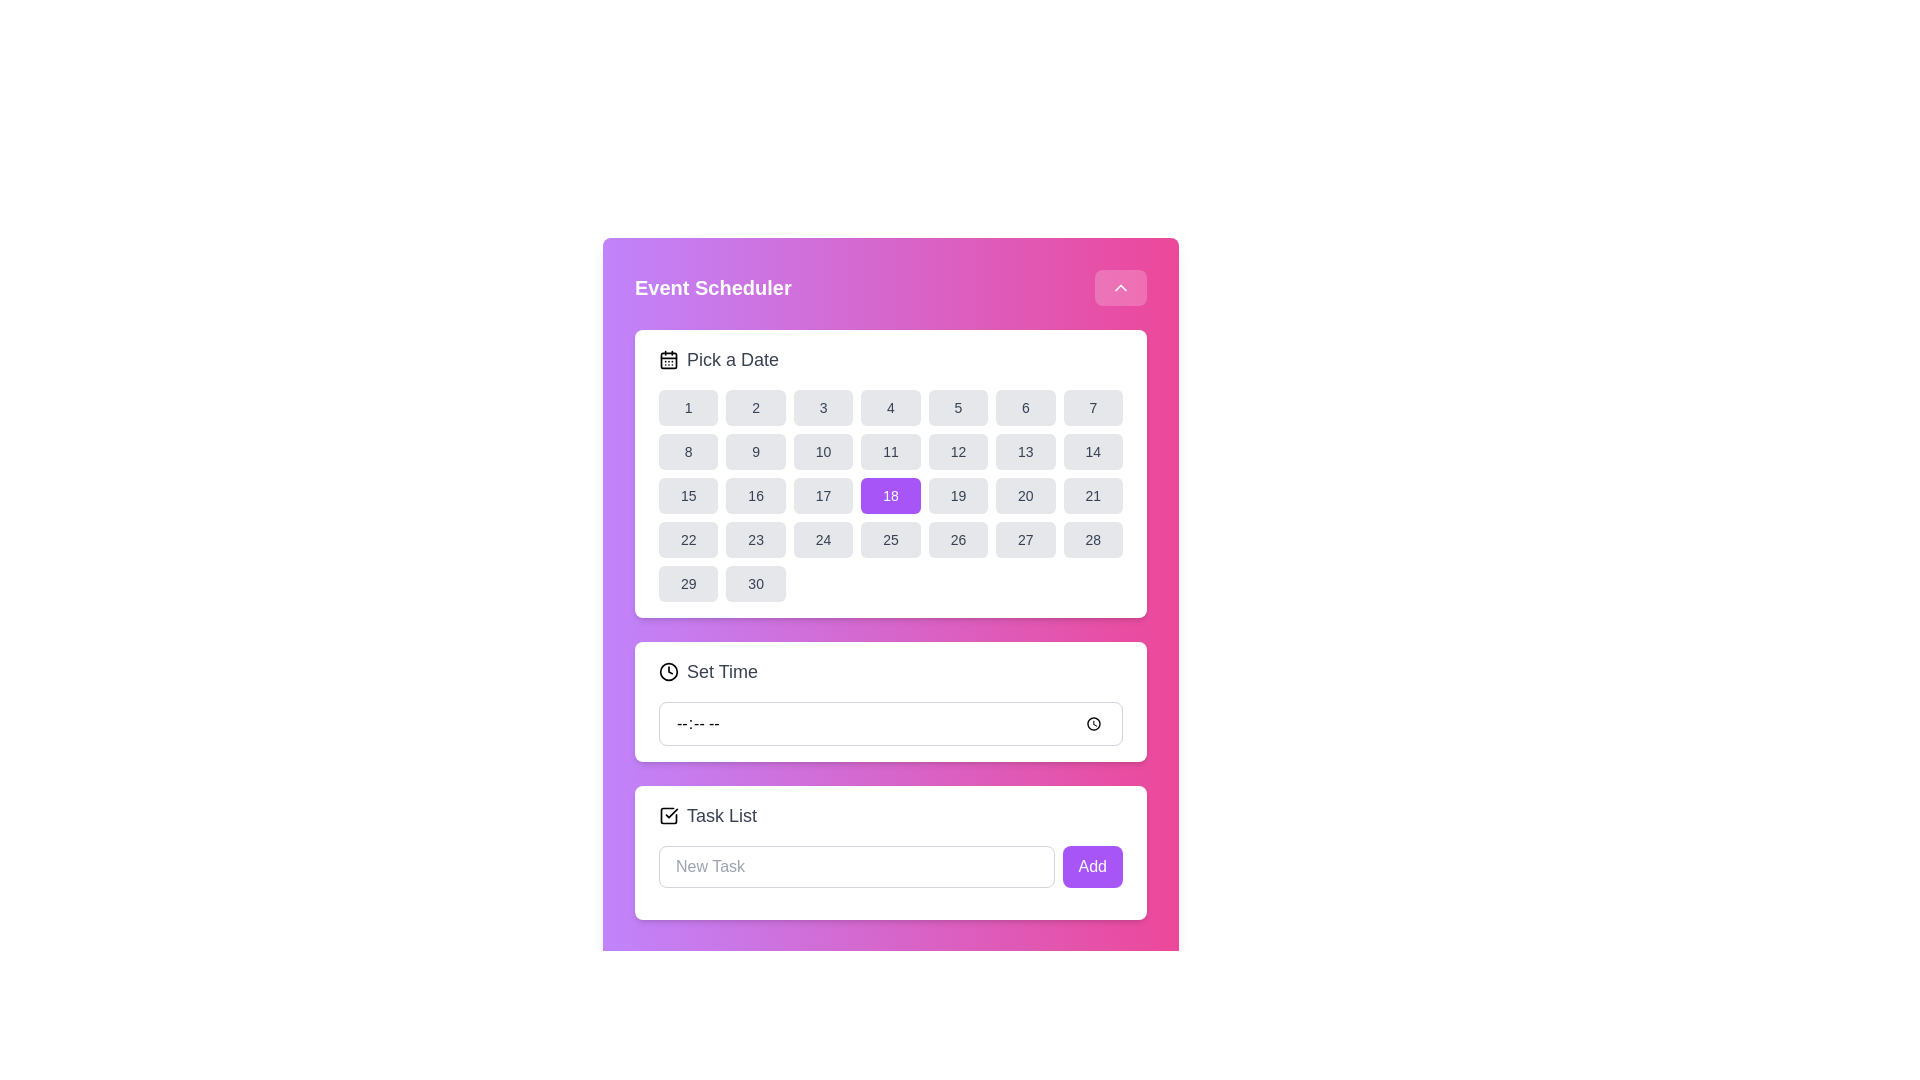  Describe the element at coordinates (688, 495) in the screenshot. I see `the button for selecting the 15th day` at that location.